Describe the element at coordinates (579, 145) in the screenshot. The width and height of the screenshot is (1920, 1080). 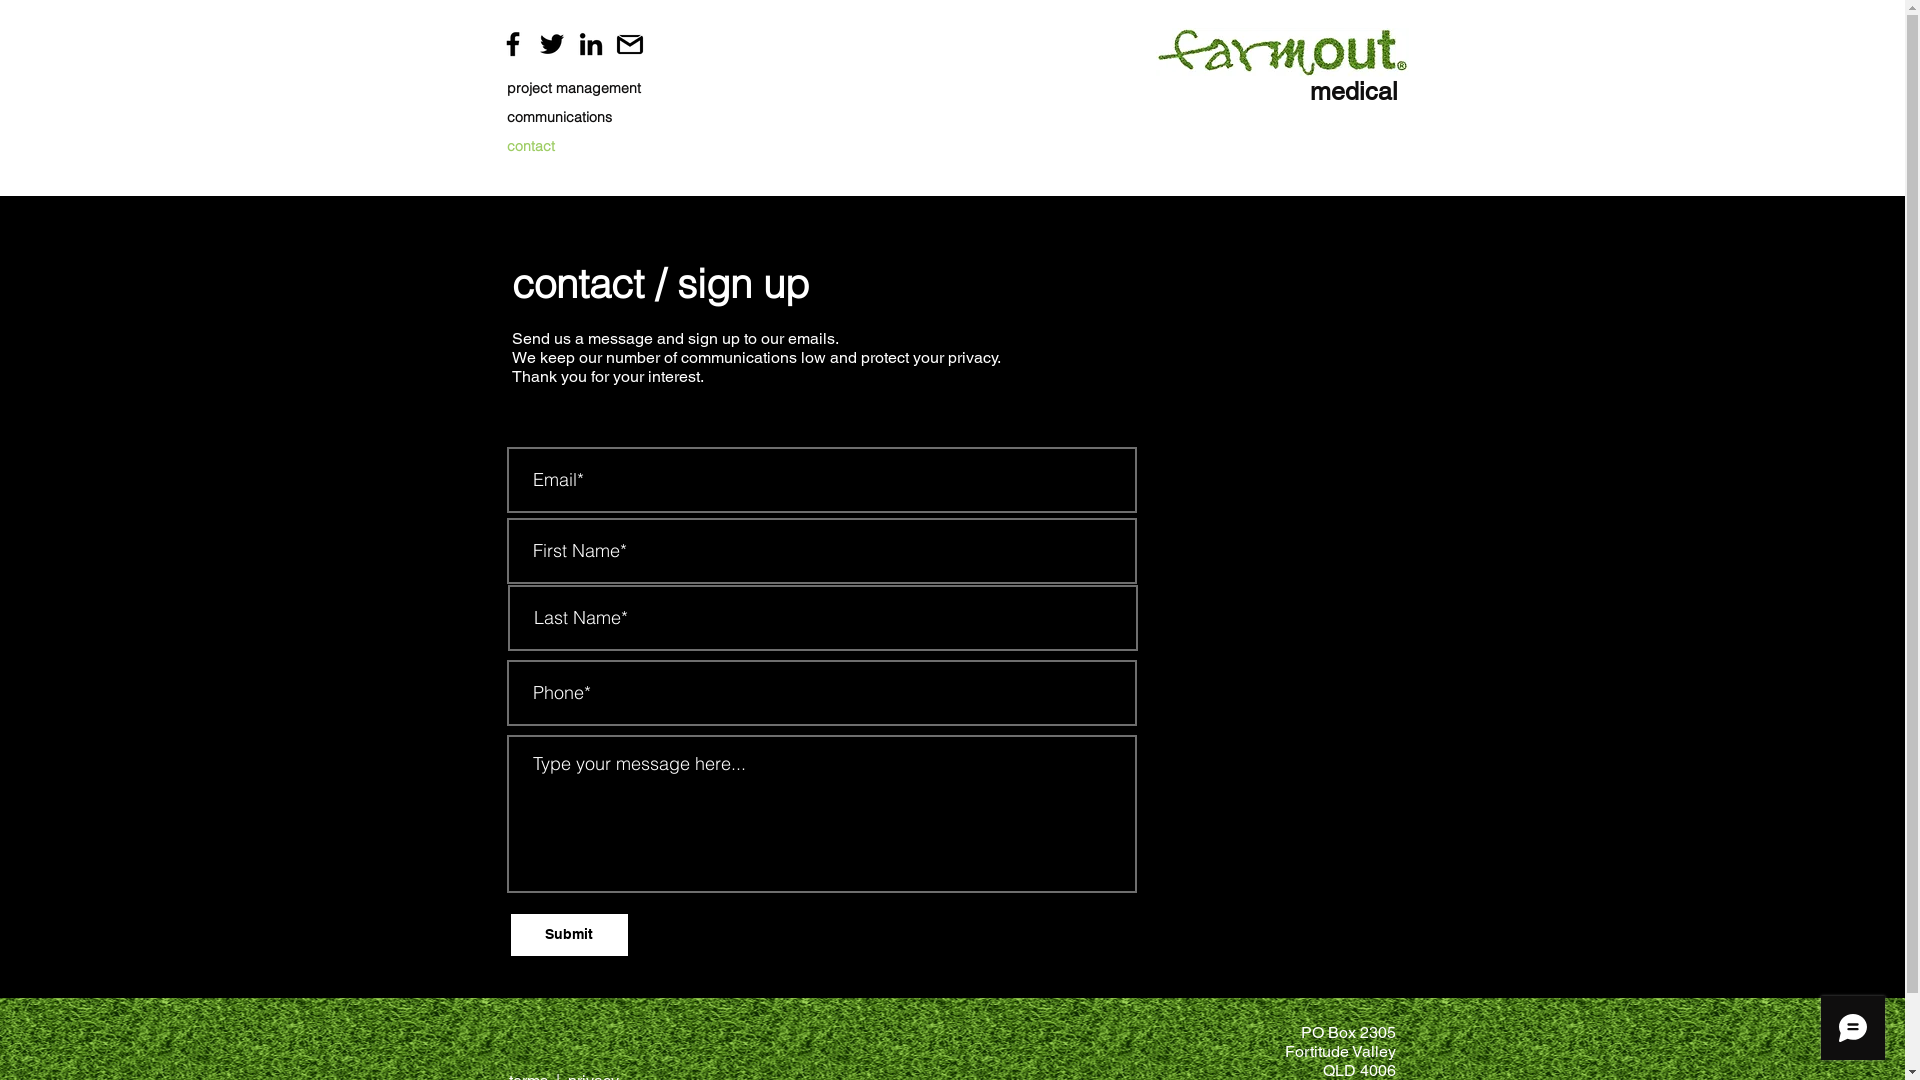
I see `'contact'` at that location.